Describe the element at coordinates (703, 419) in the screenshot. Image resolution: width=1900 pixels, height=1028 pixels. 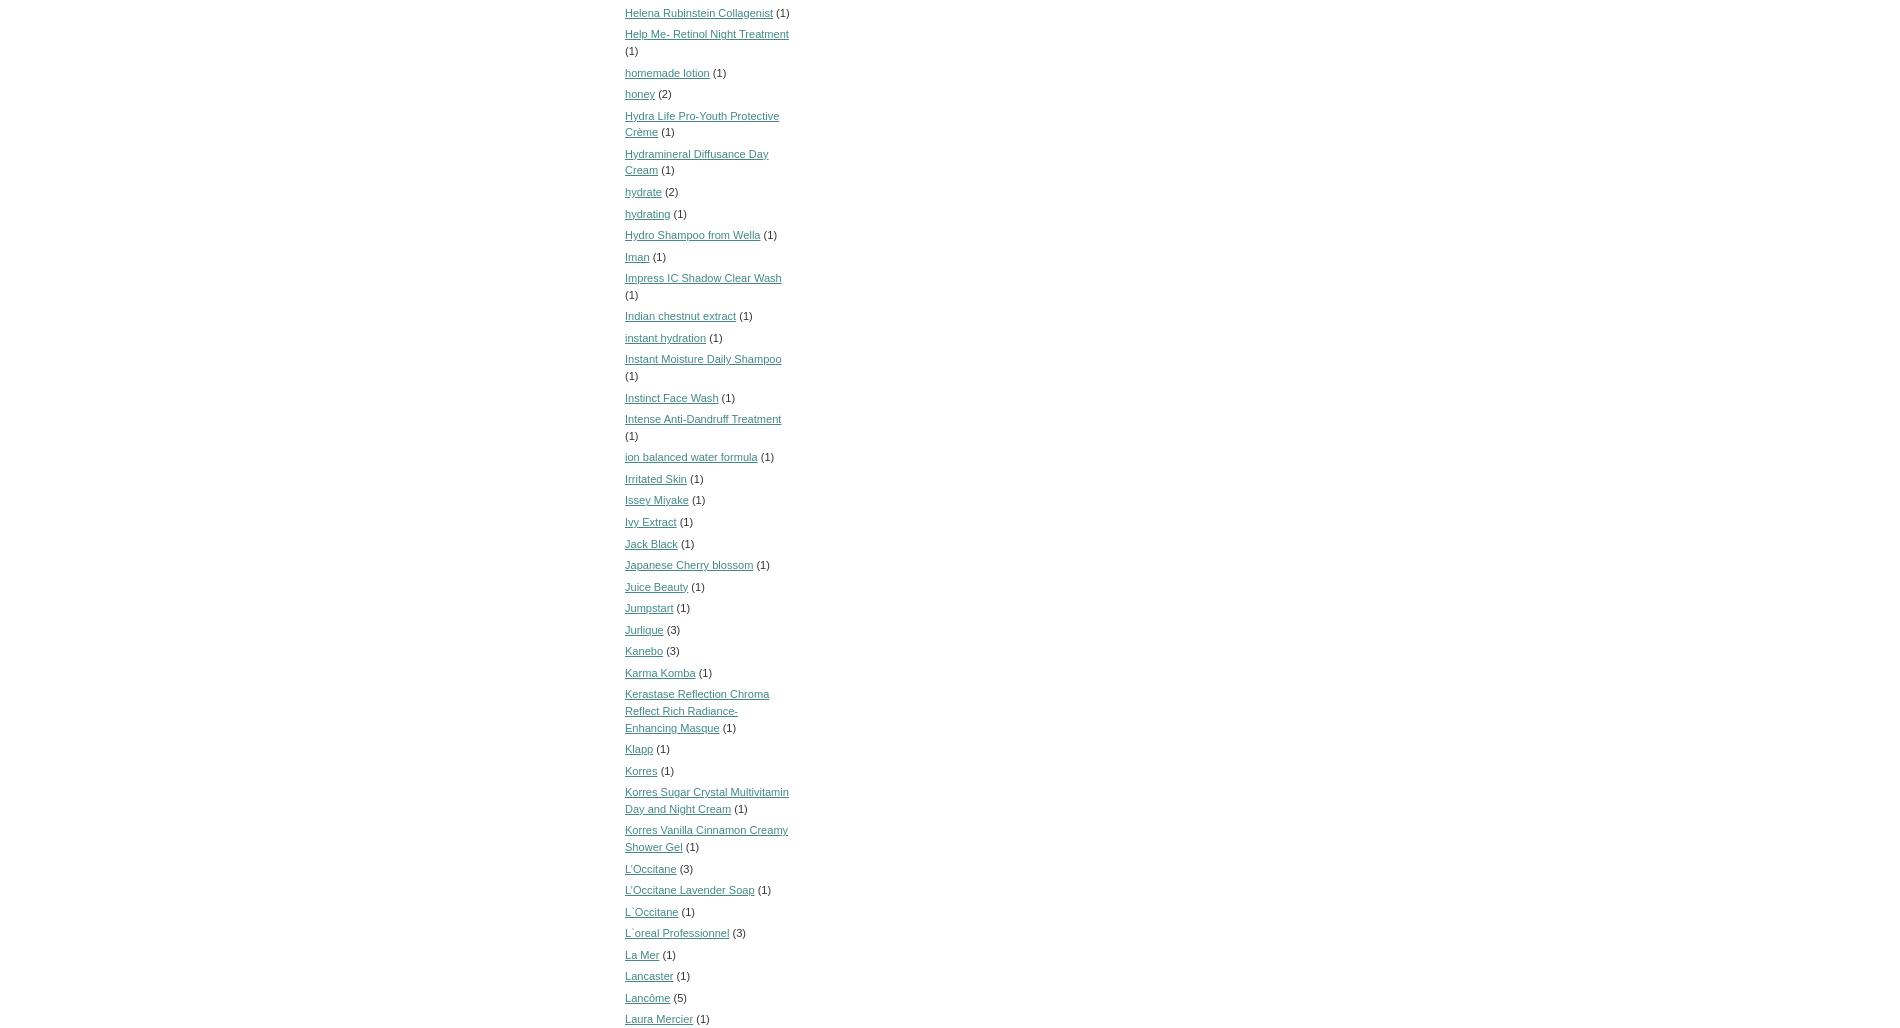
I see `'Intense Anti-Dandruff Treatment'` at that location.